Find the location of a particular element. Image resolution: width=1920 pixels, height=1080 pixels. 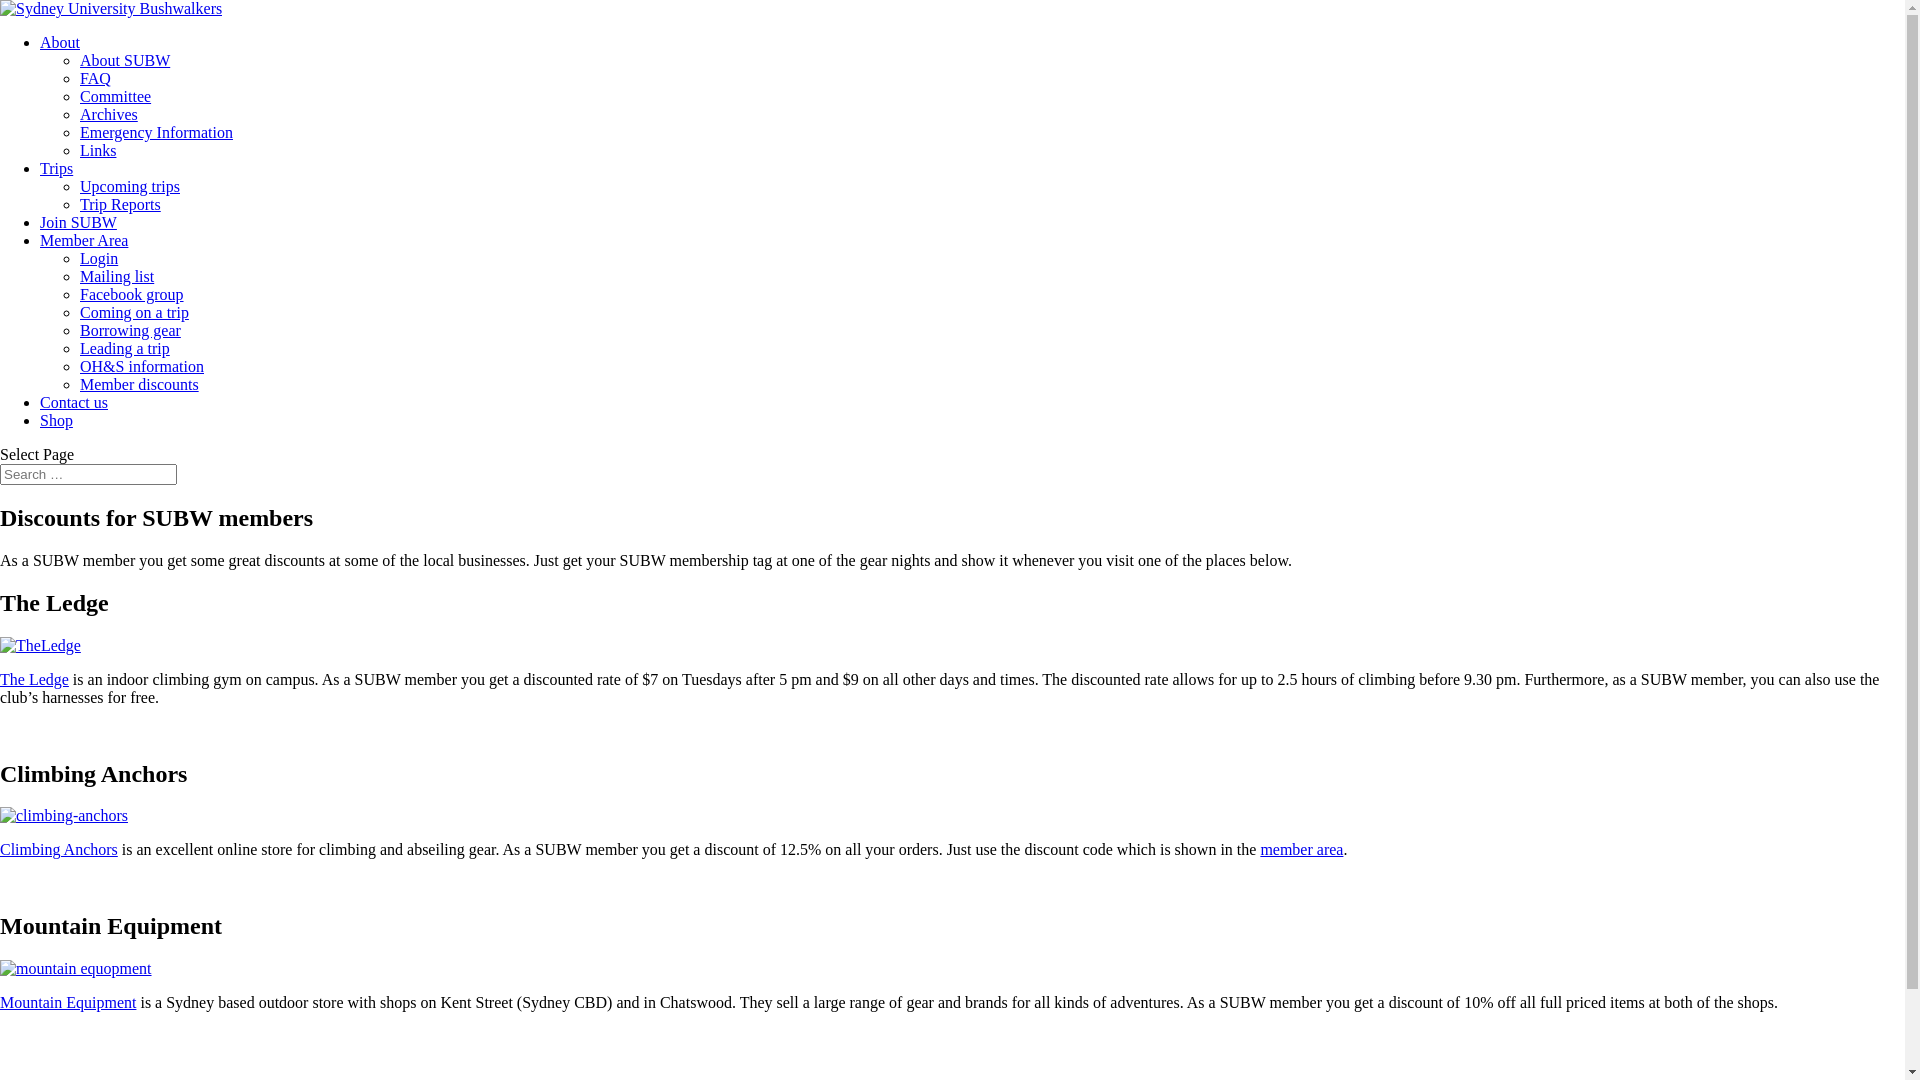

'The Ledge' is located at coordinates (34, 678).